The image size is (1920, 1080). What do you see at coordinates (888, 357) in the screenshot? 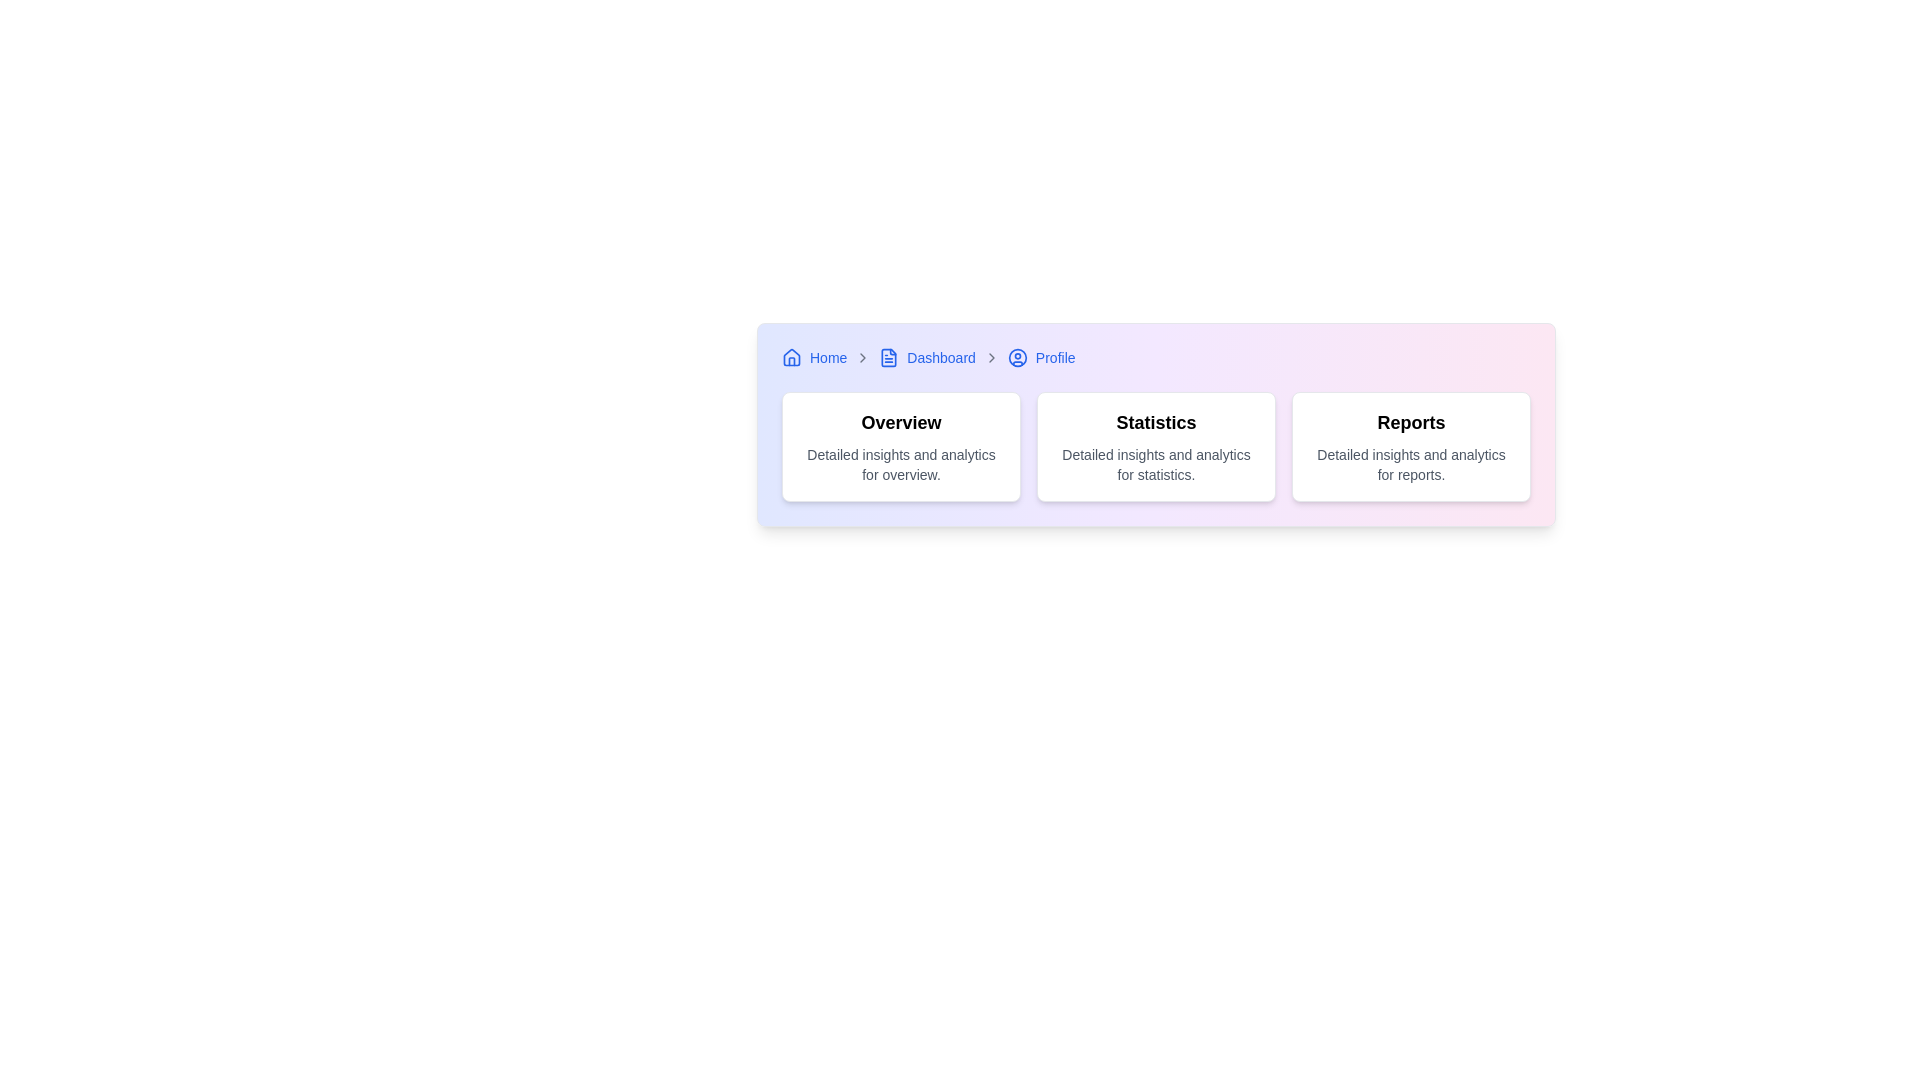
I see `the decorative 'Dashboard' icon in the breadcrumb navigation bar, located next to the 'Home' icon` at bounding box center [888, 357].